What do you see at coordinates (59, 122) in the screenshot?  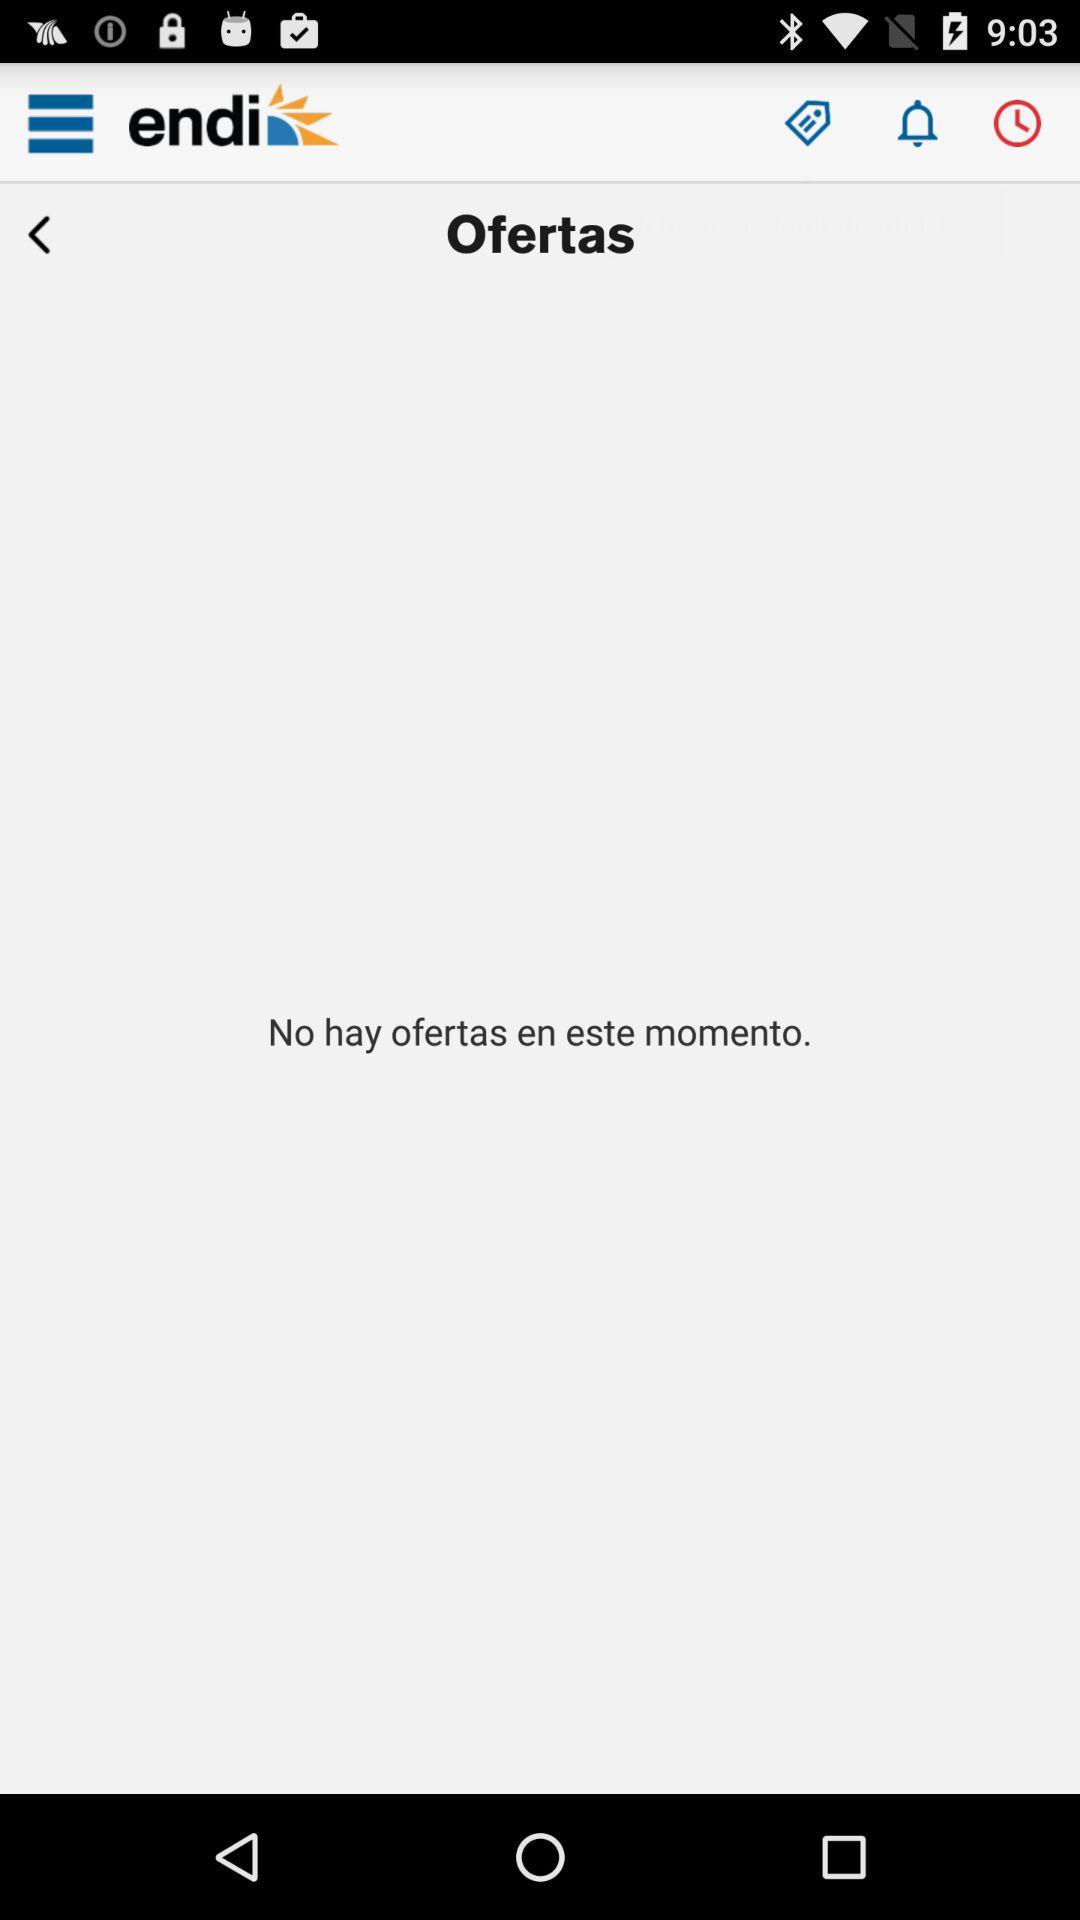 I see `open menu` at bounding box center [59, 122].